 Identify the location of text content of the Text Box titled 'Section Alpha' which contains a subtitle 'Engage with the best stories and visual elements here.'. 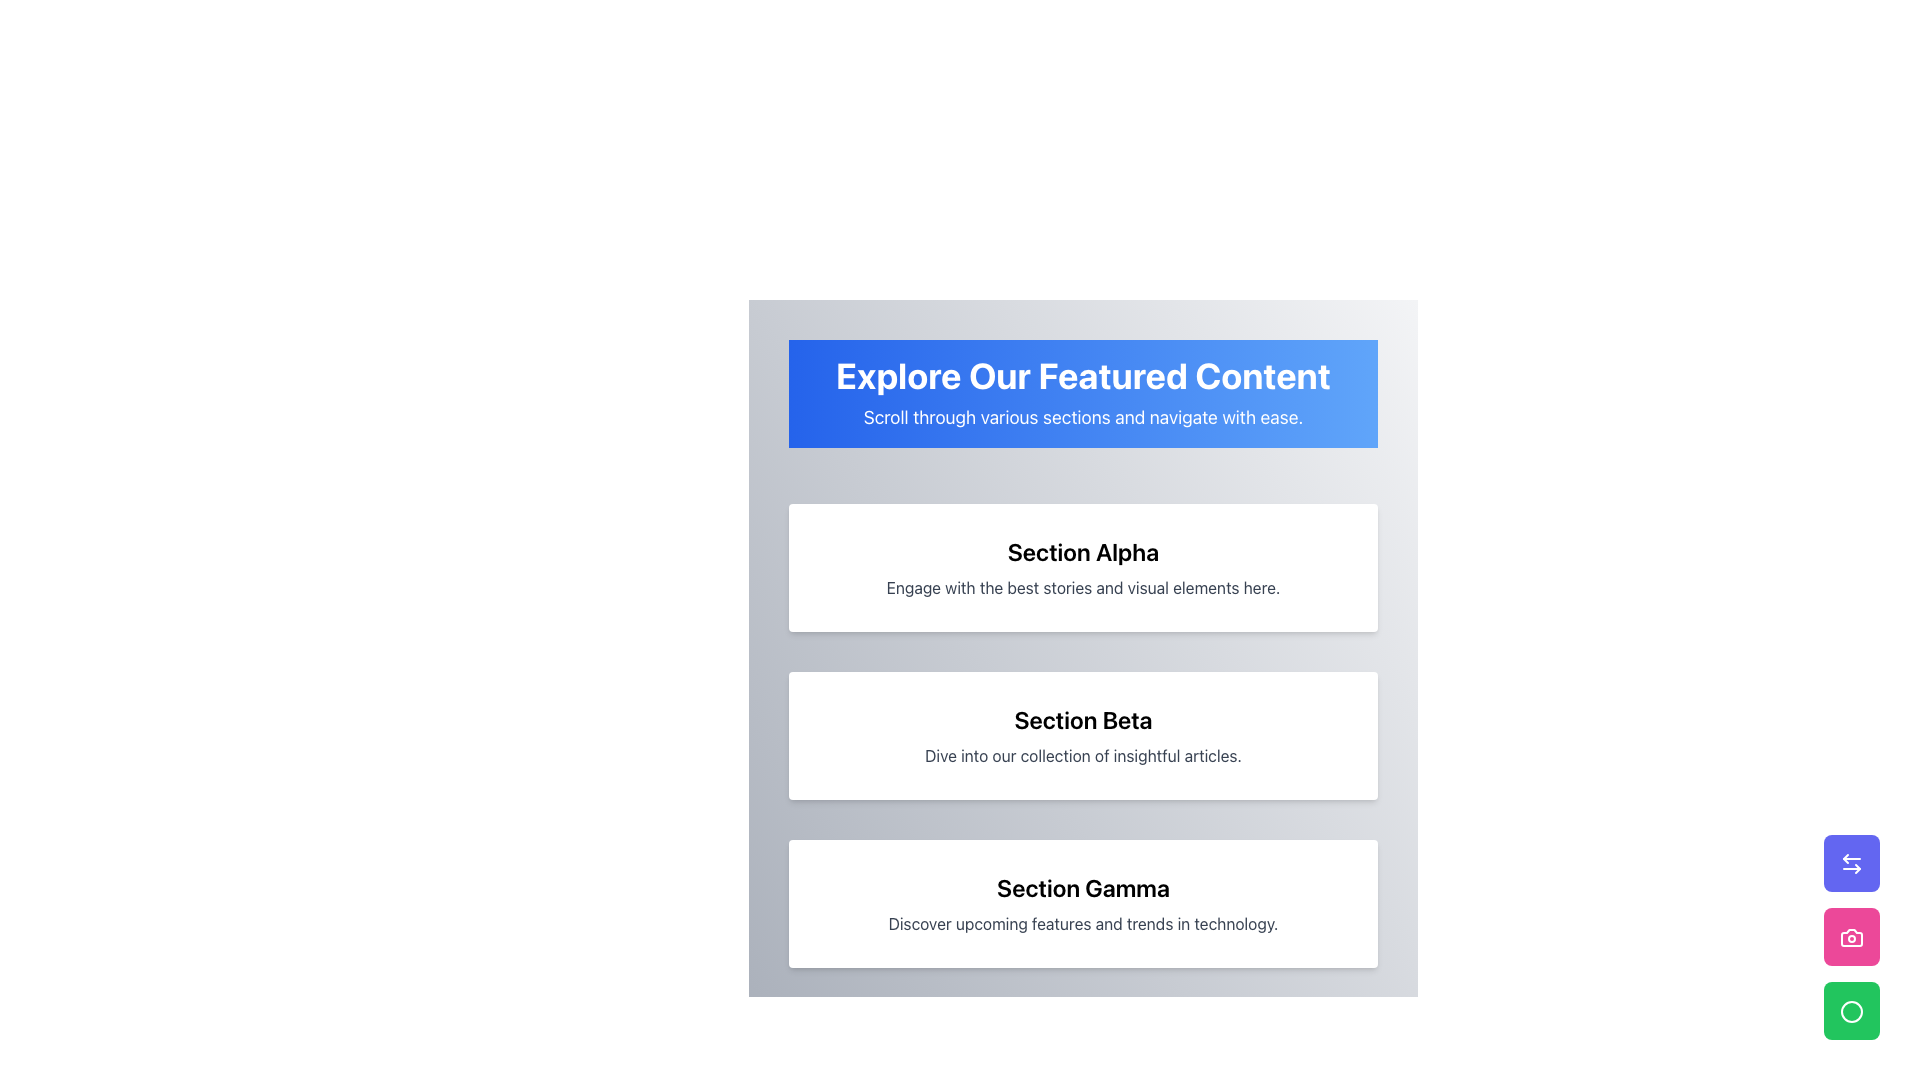
(1082, 567).